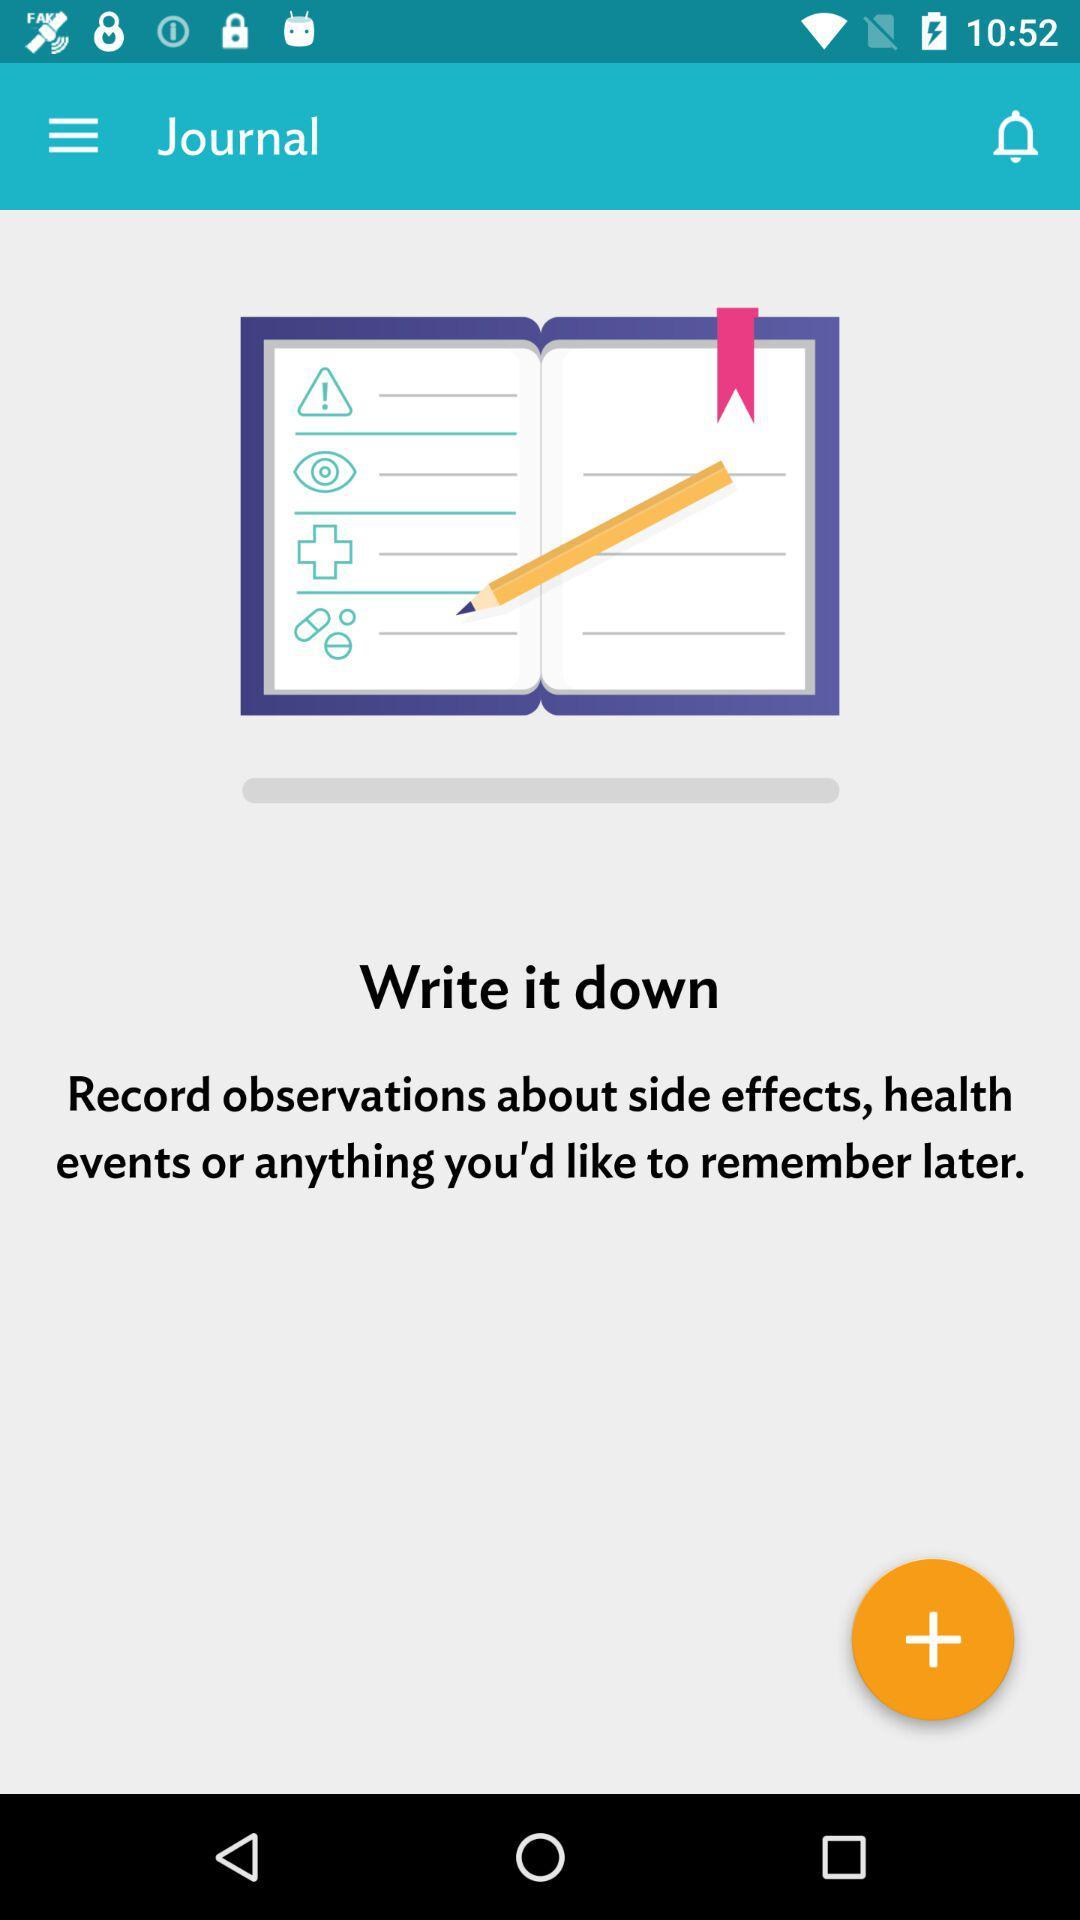 Image resolution: width=1080 pixels, height=1920 pixels. I want to click on the icon at the top right corner, so click(1017, 135).